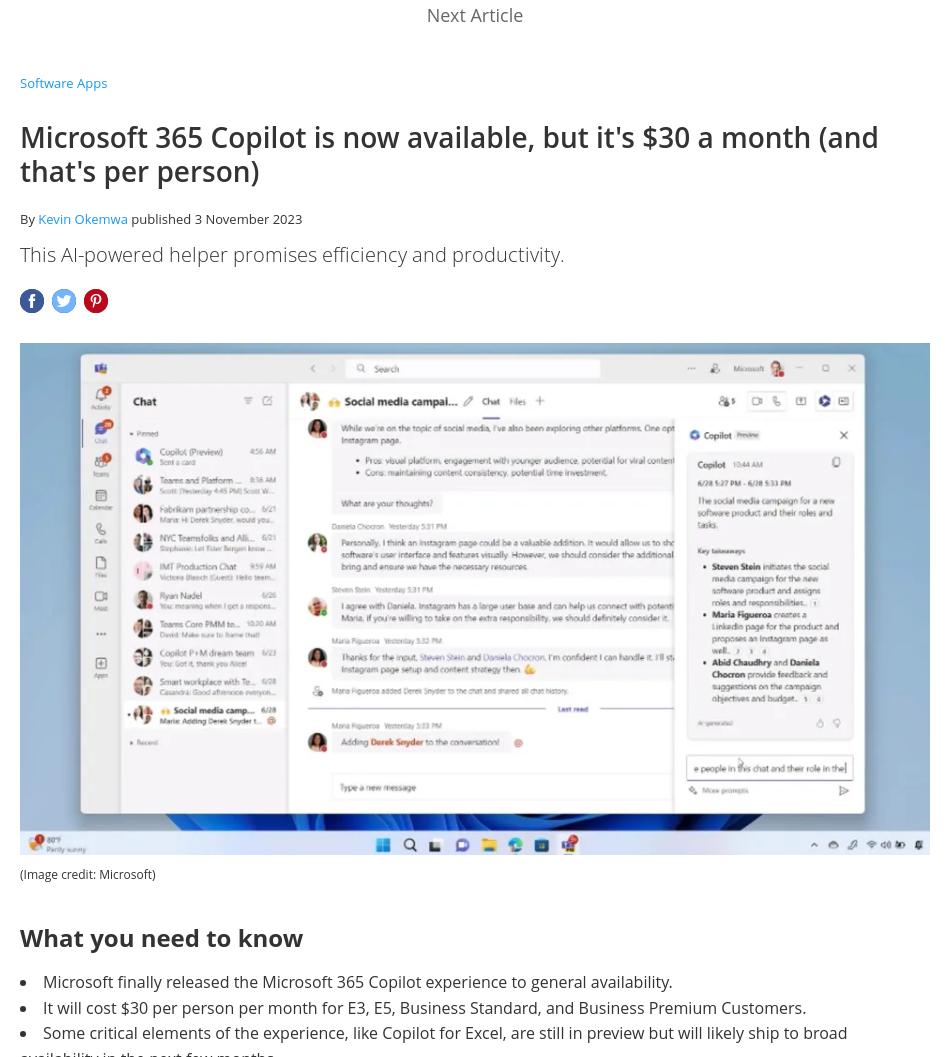 The width and height of the screenshot is (950, 1057). What do you see at coordinates (28, 219) in the screenshot?
I see `'By'` at bounding box center [28, 219].